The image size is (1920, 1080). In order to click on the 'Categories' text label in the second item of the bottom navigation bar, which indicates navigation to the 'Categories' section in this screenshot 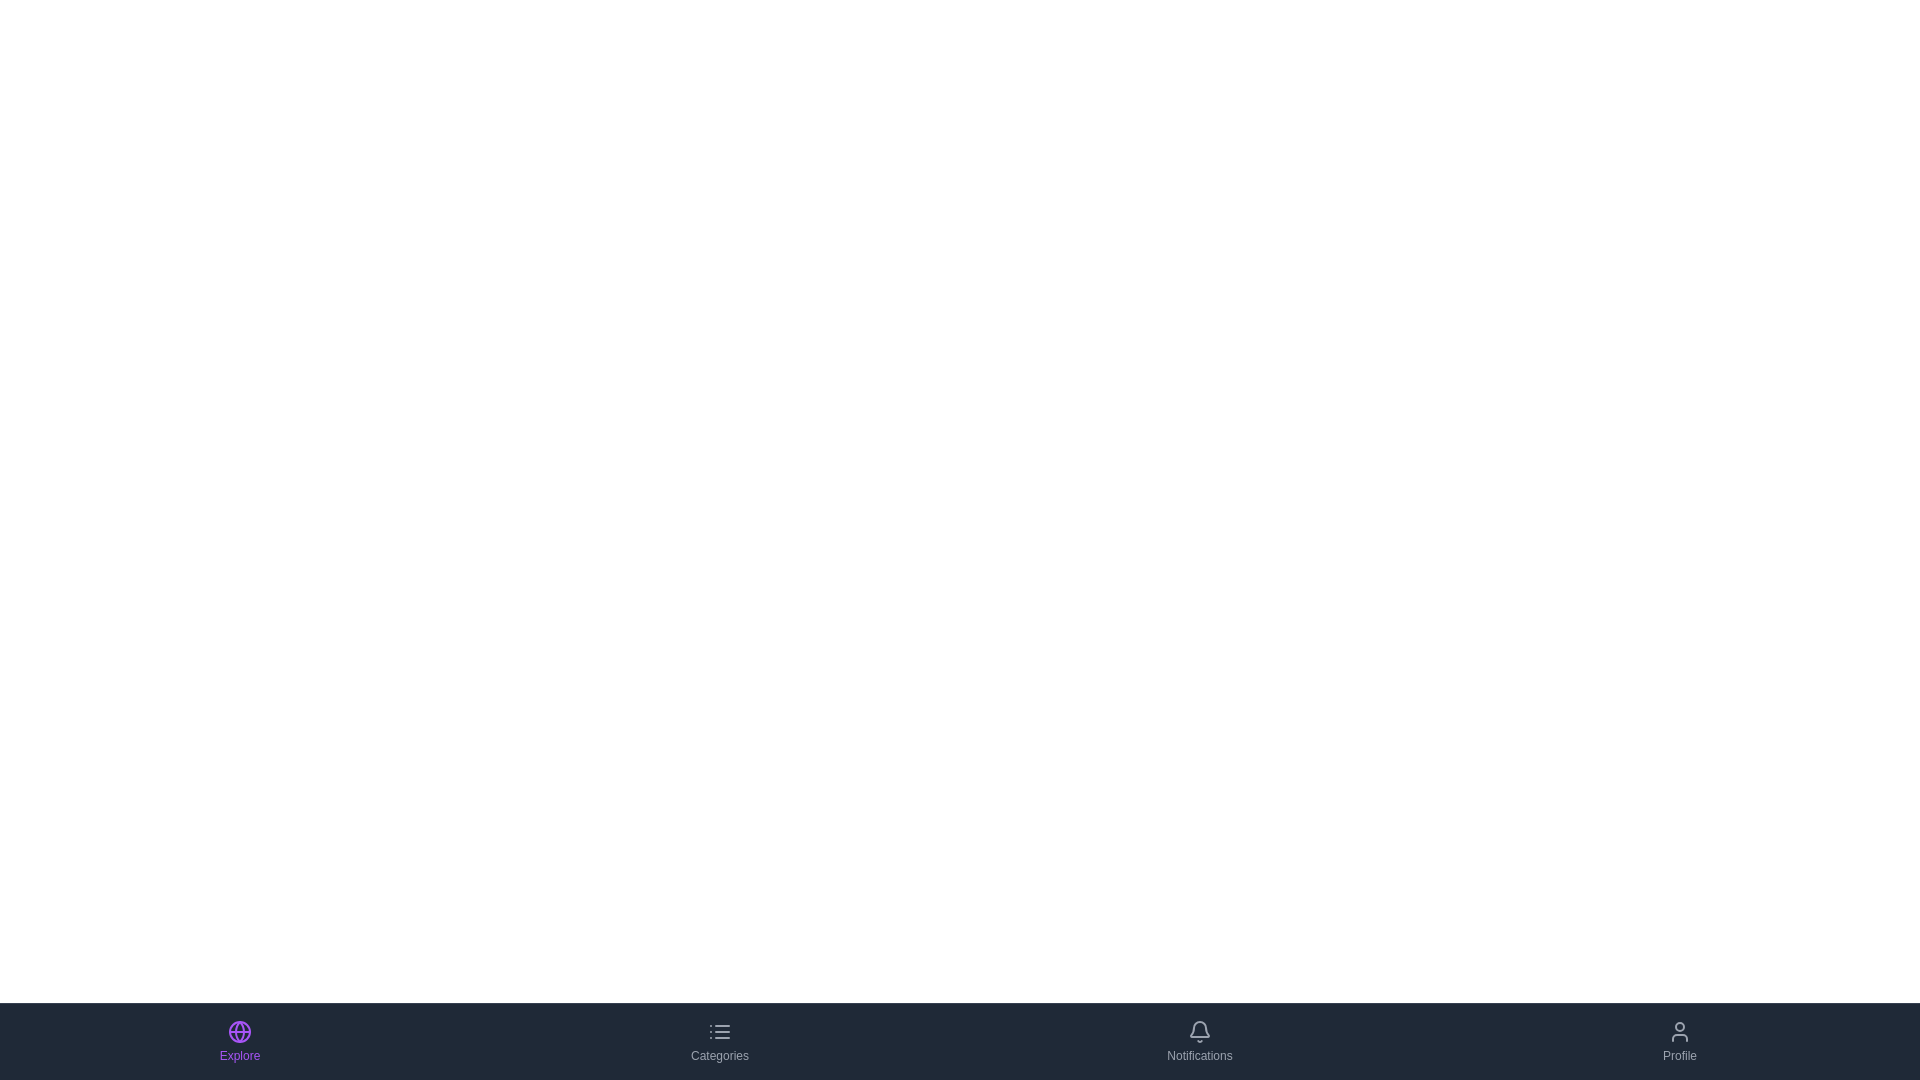, I will do `click(720, 1055)`.